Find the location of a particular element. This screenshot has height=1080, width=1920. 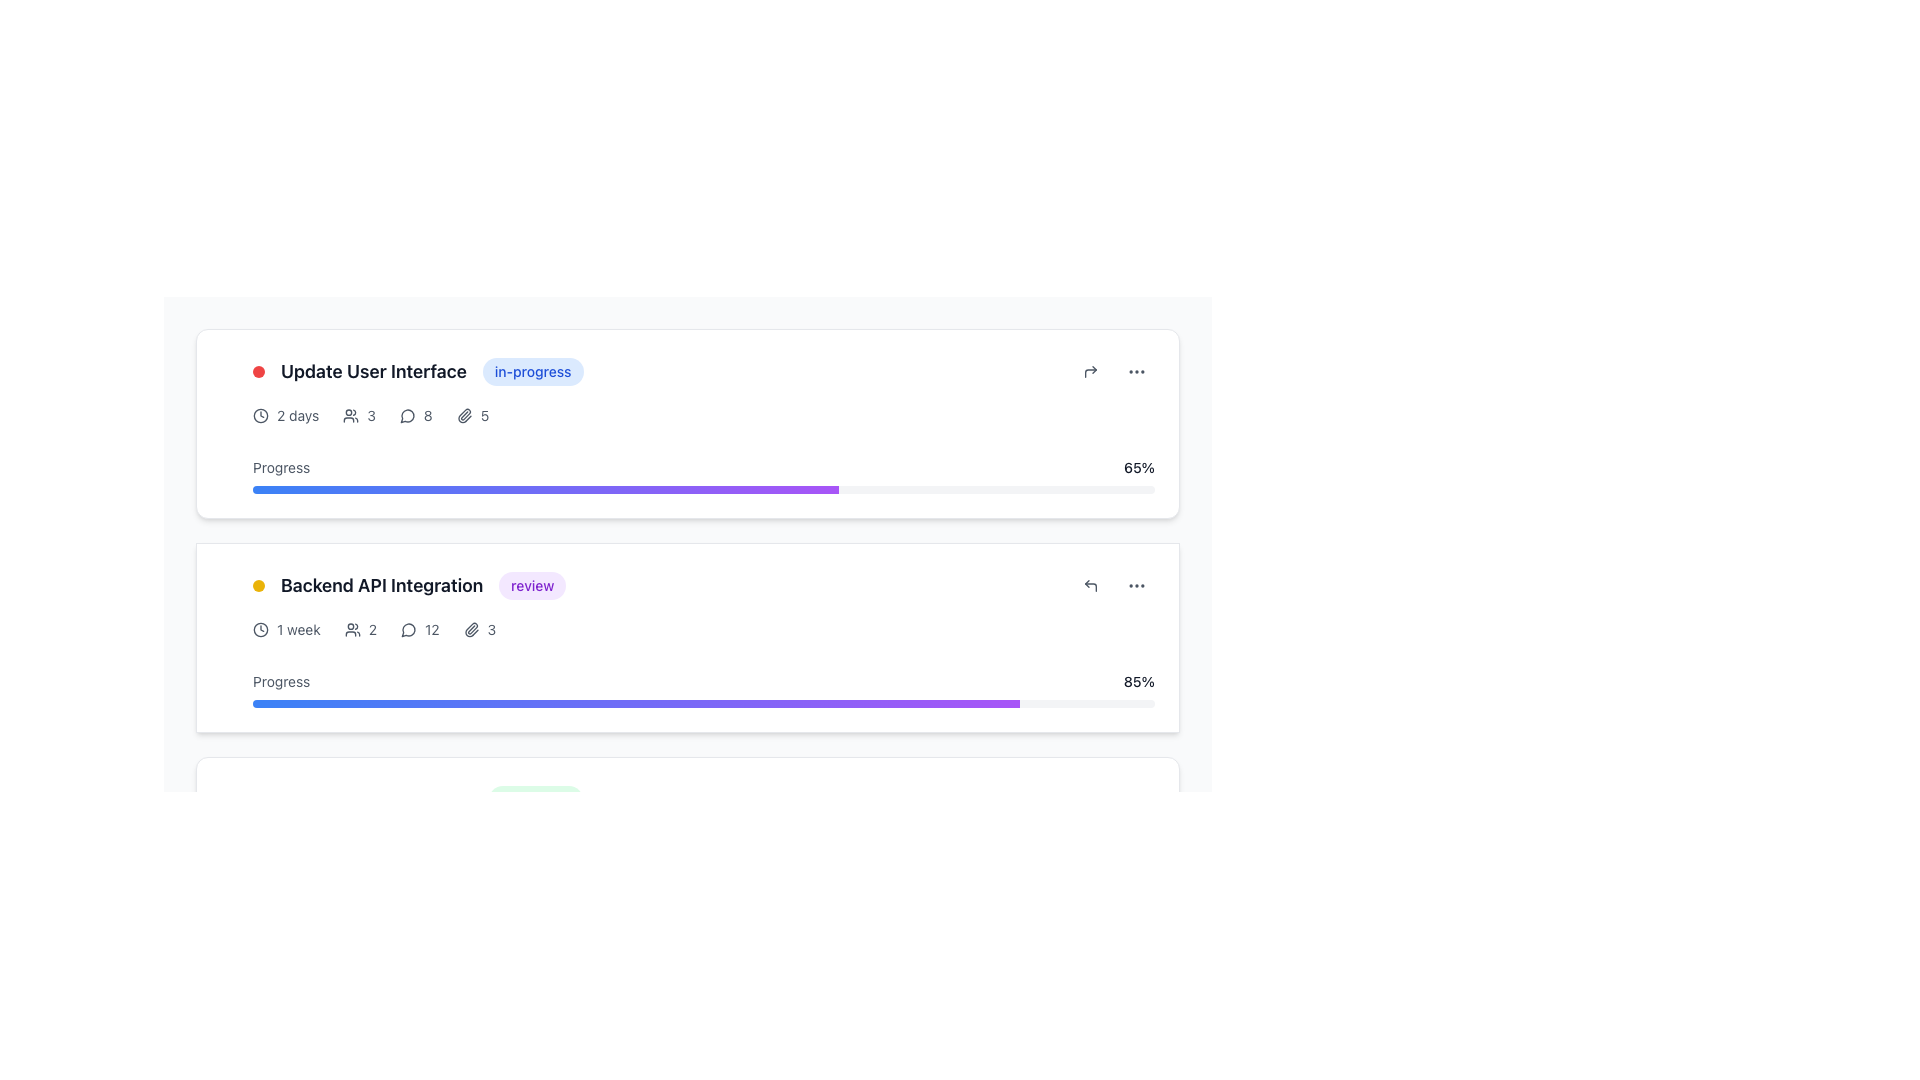

the text label displaying '2 days', which is located under the task title 'Update User Interface' and follows a clock icon in the upper task card is located at coordinates (297, 415).